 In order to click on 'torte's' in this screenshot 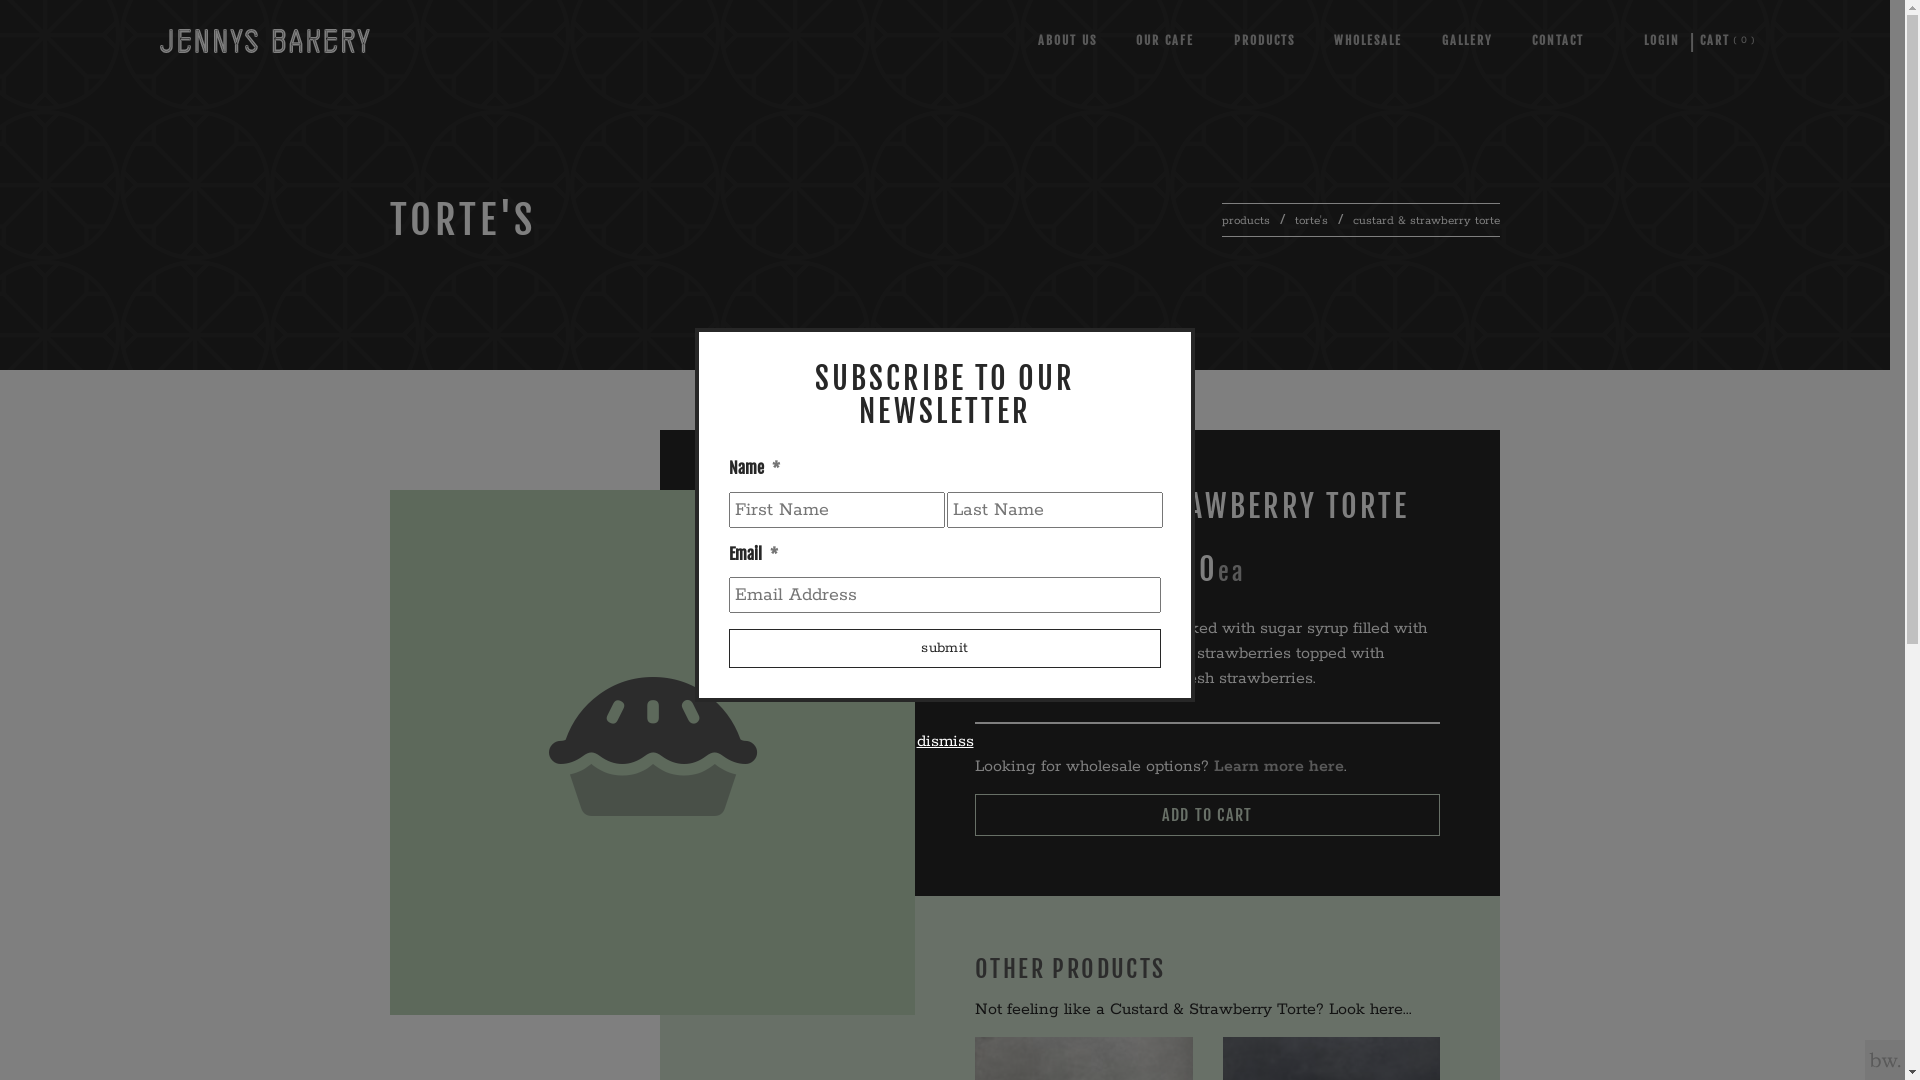, I will do `click(1311, 220)`.